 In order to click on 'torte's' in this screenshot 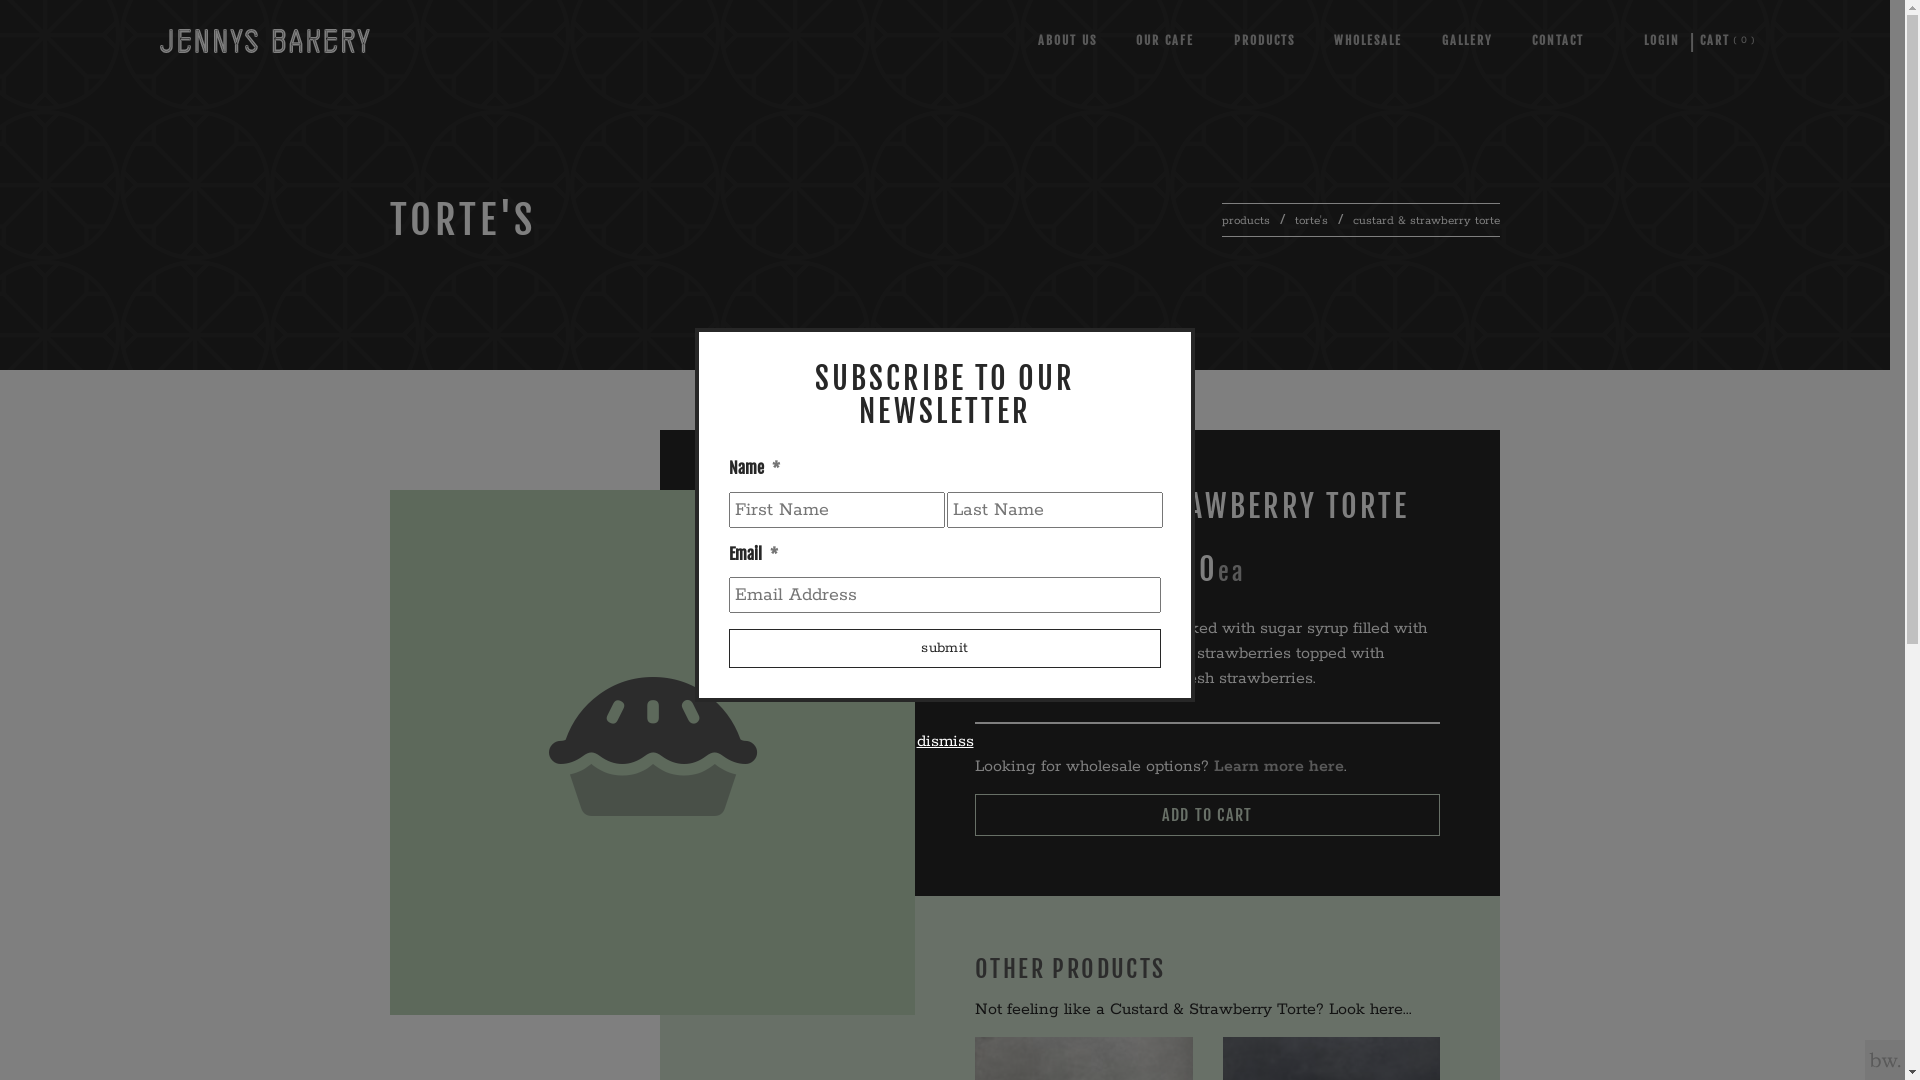, I will do `click(1311, 220)`.